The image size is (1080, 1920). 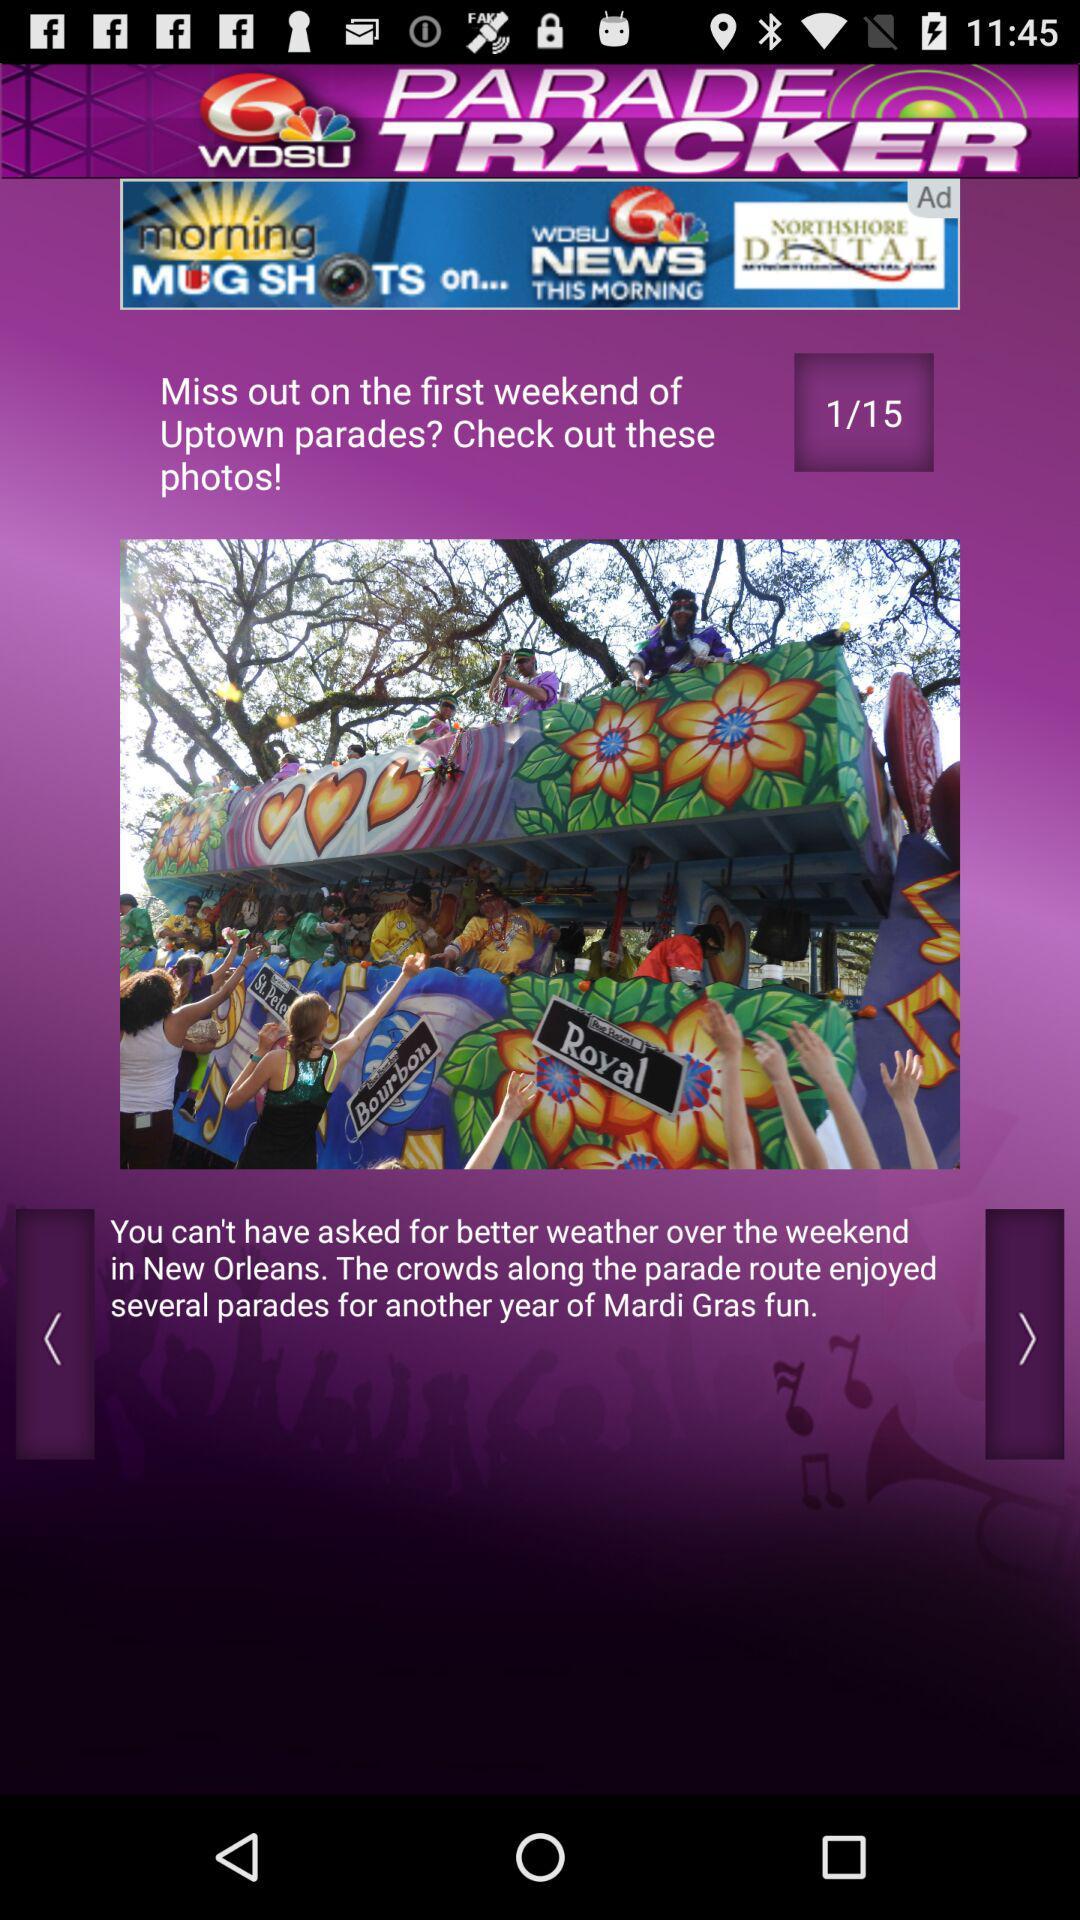 I want to click on the news, so click(x=540, y=243).